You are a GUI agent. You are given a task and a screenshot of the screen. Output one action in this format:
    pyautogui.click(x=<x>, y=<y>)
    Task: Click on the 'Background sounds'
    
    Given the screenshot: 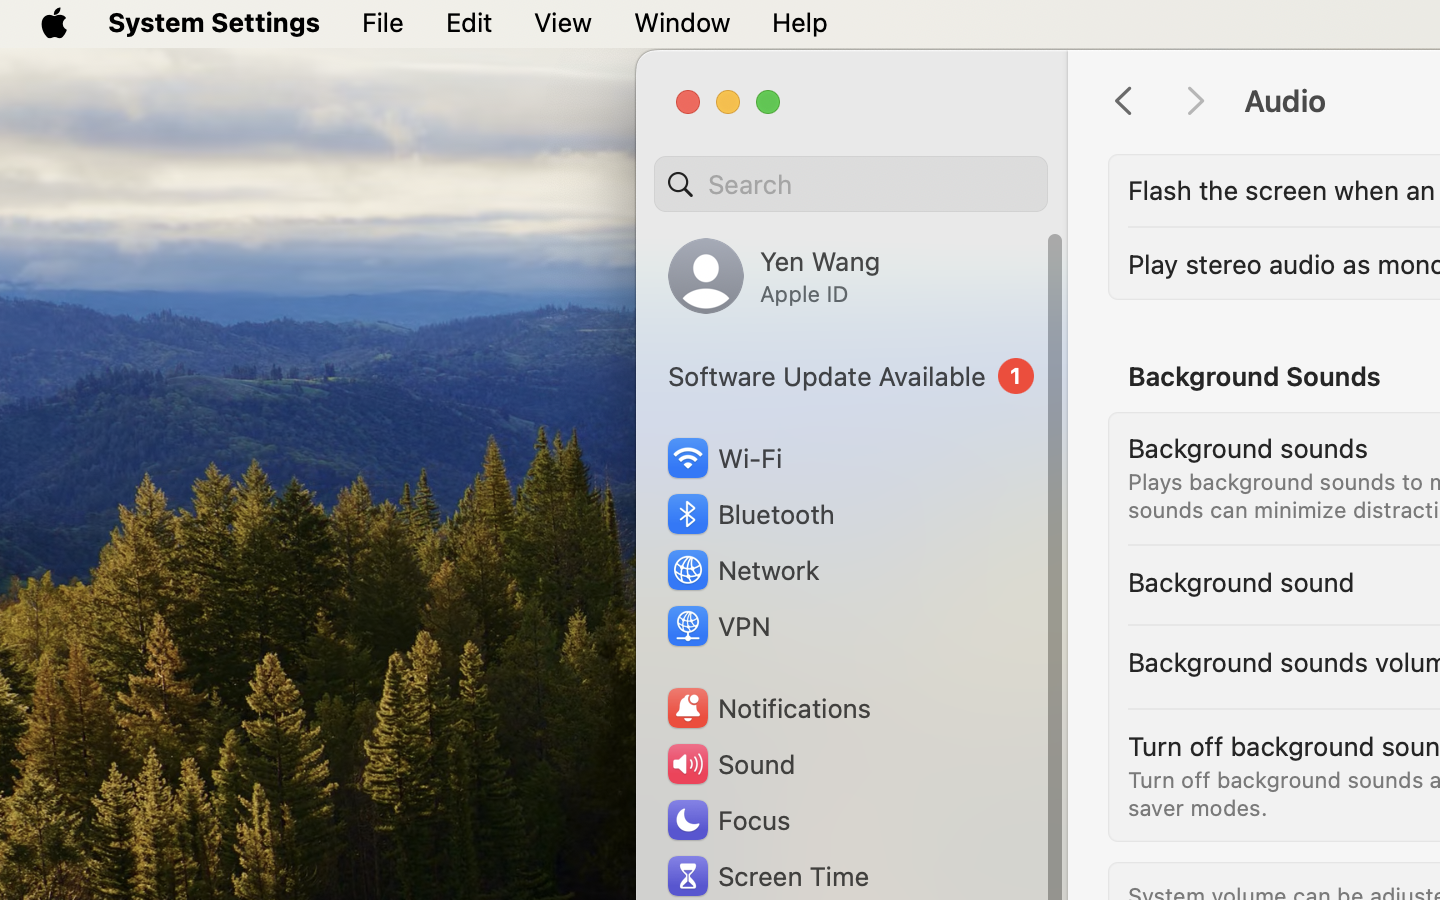 What is the action you would take?
    pyautogui.click(x=1247, y=448)
    